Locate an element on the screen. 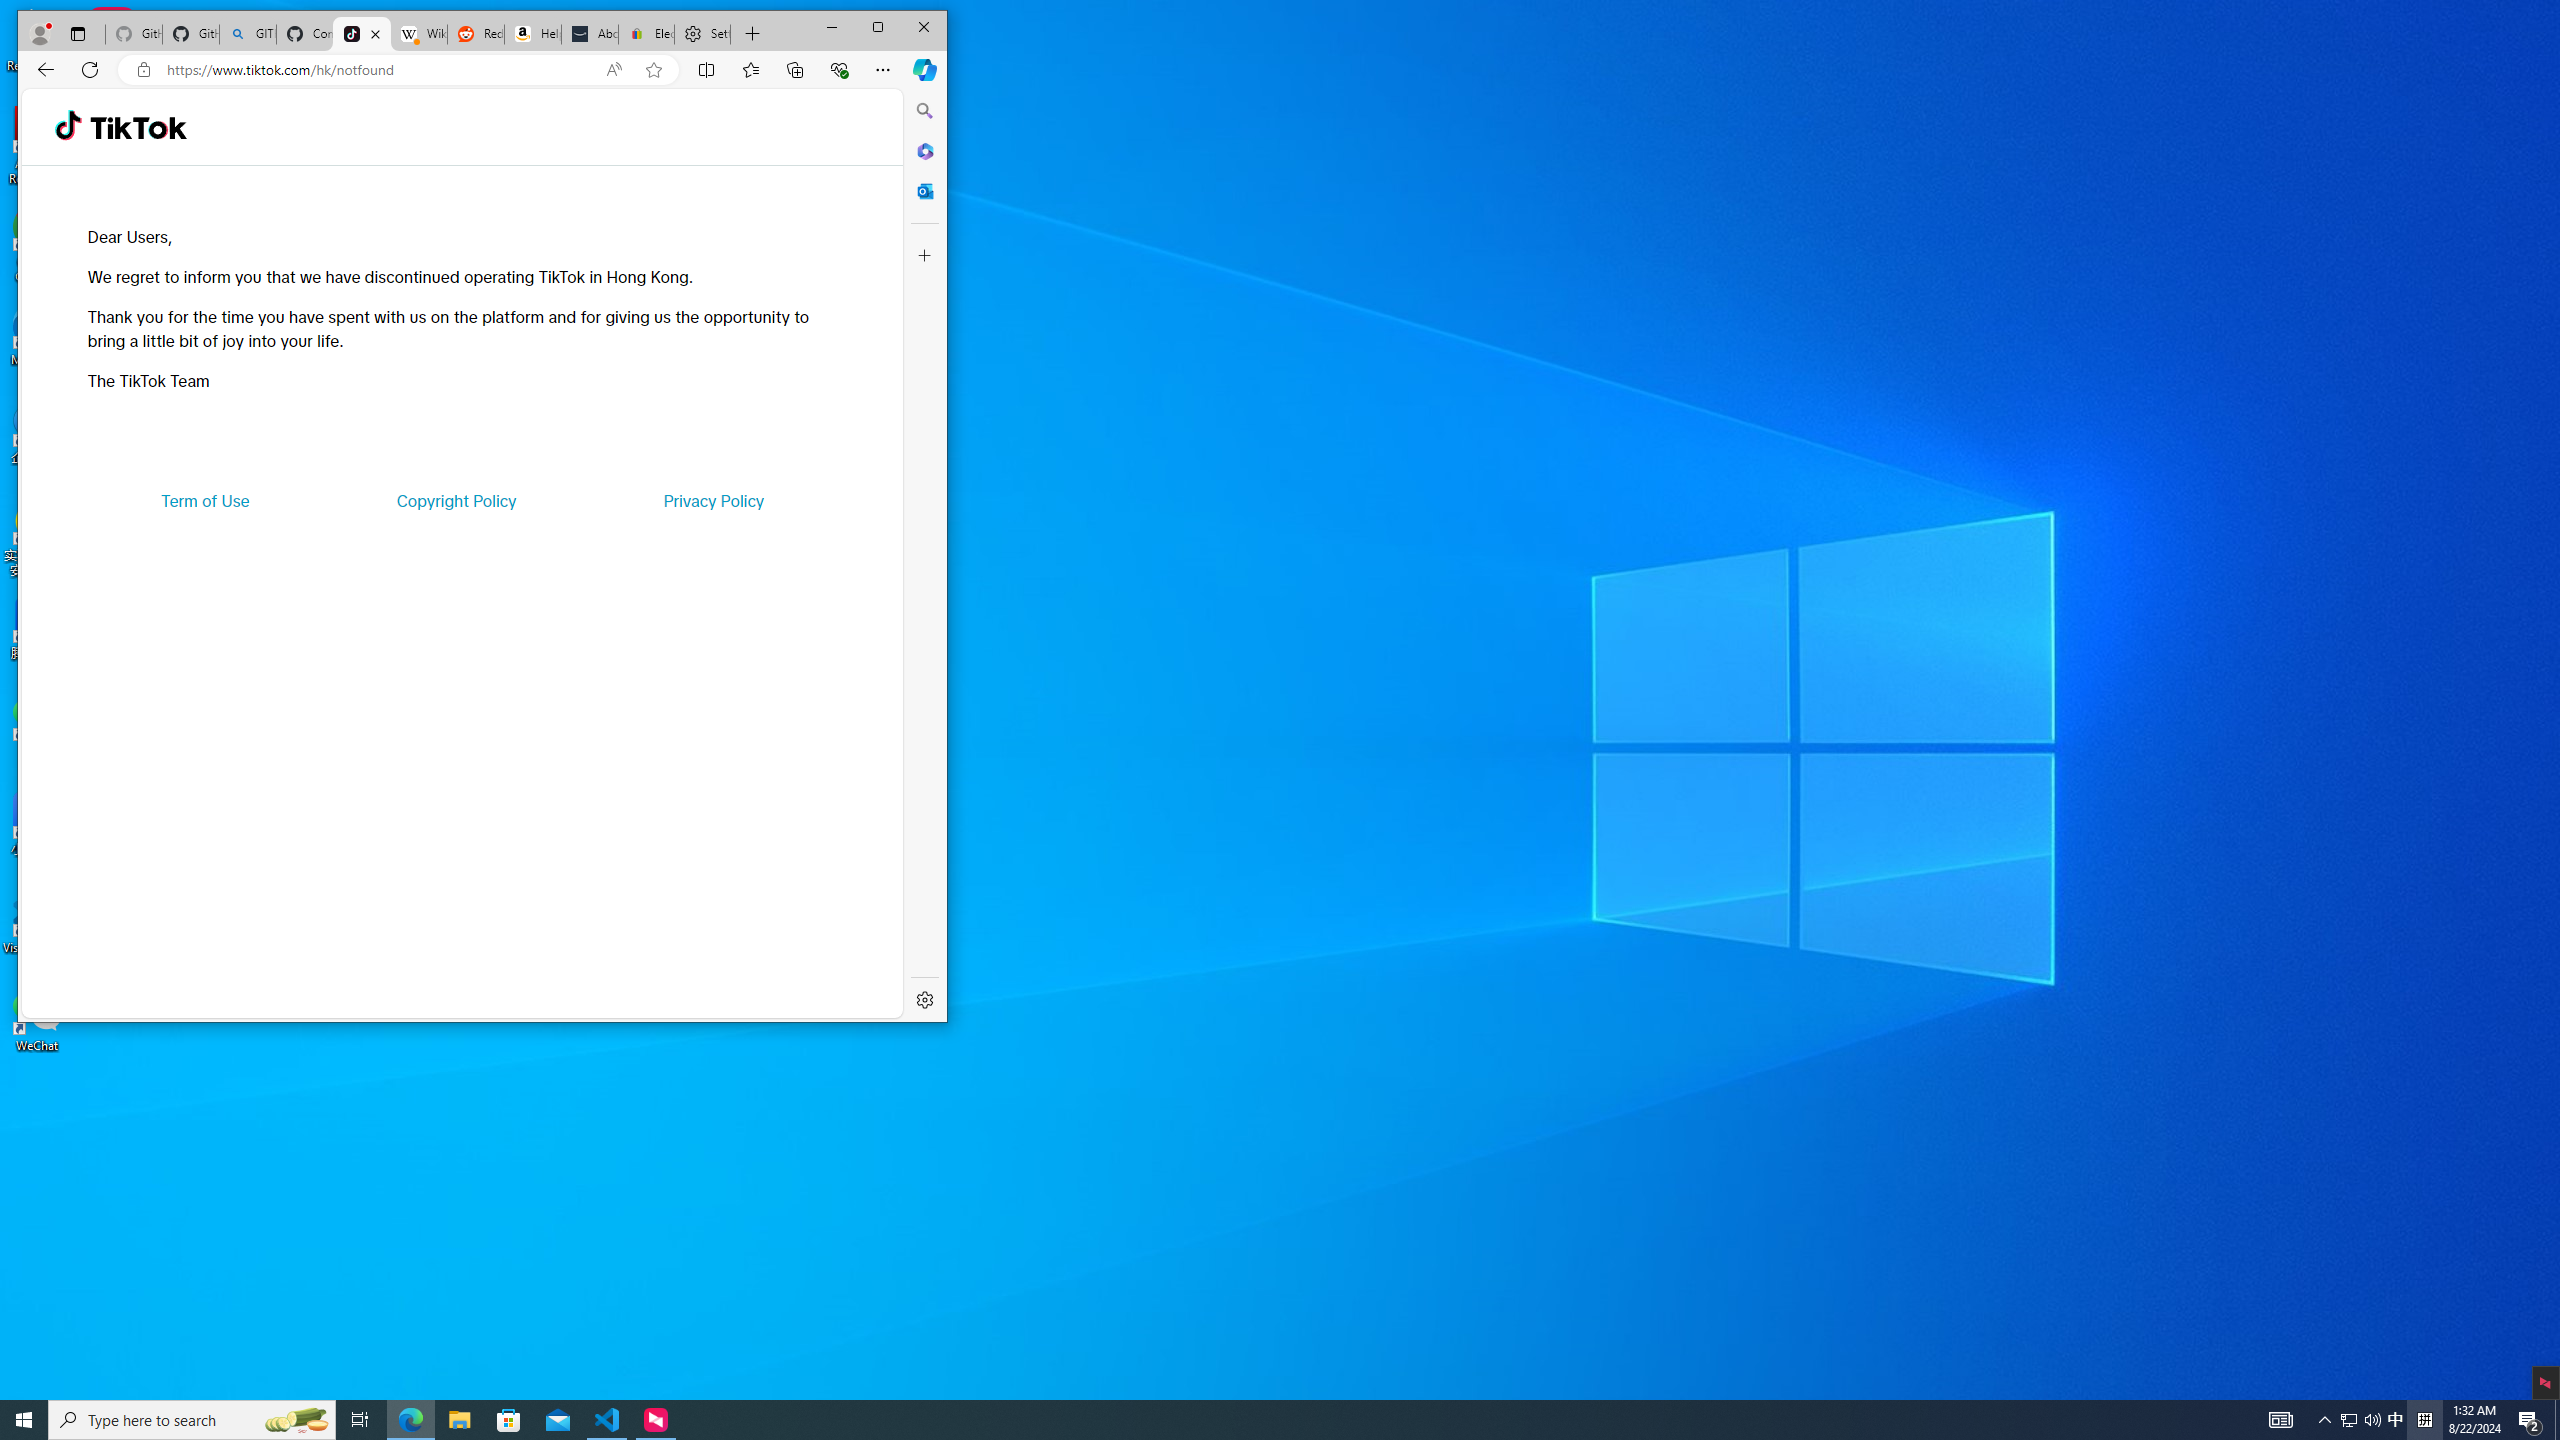 This screenshot has width=2560, height=1440. 'Help & Contact Us - Amazon Customer Service' is located at coordinates (533, 34).